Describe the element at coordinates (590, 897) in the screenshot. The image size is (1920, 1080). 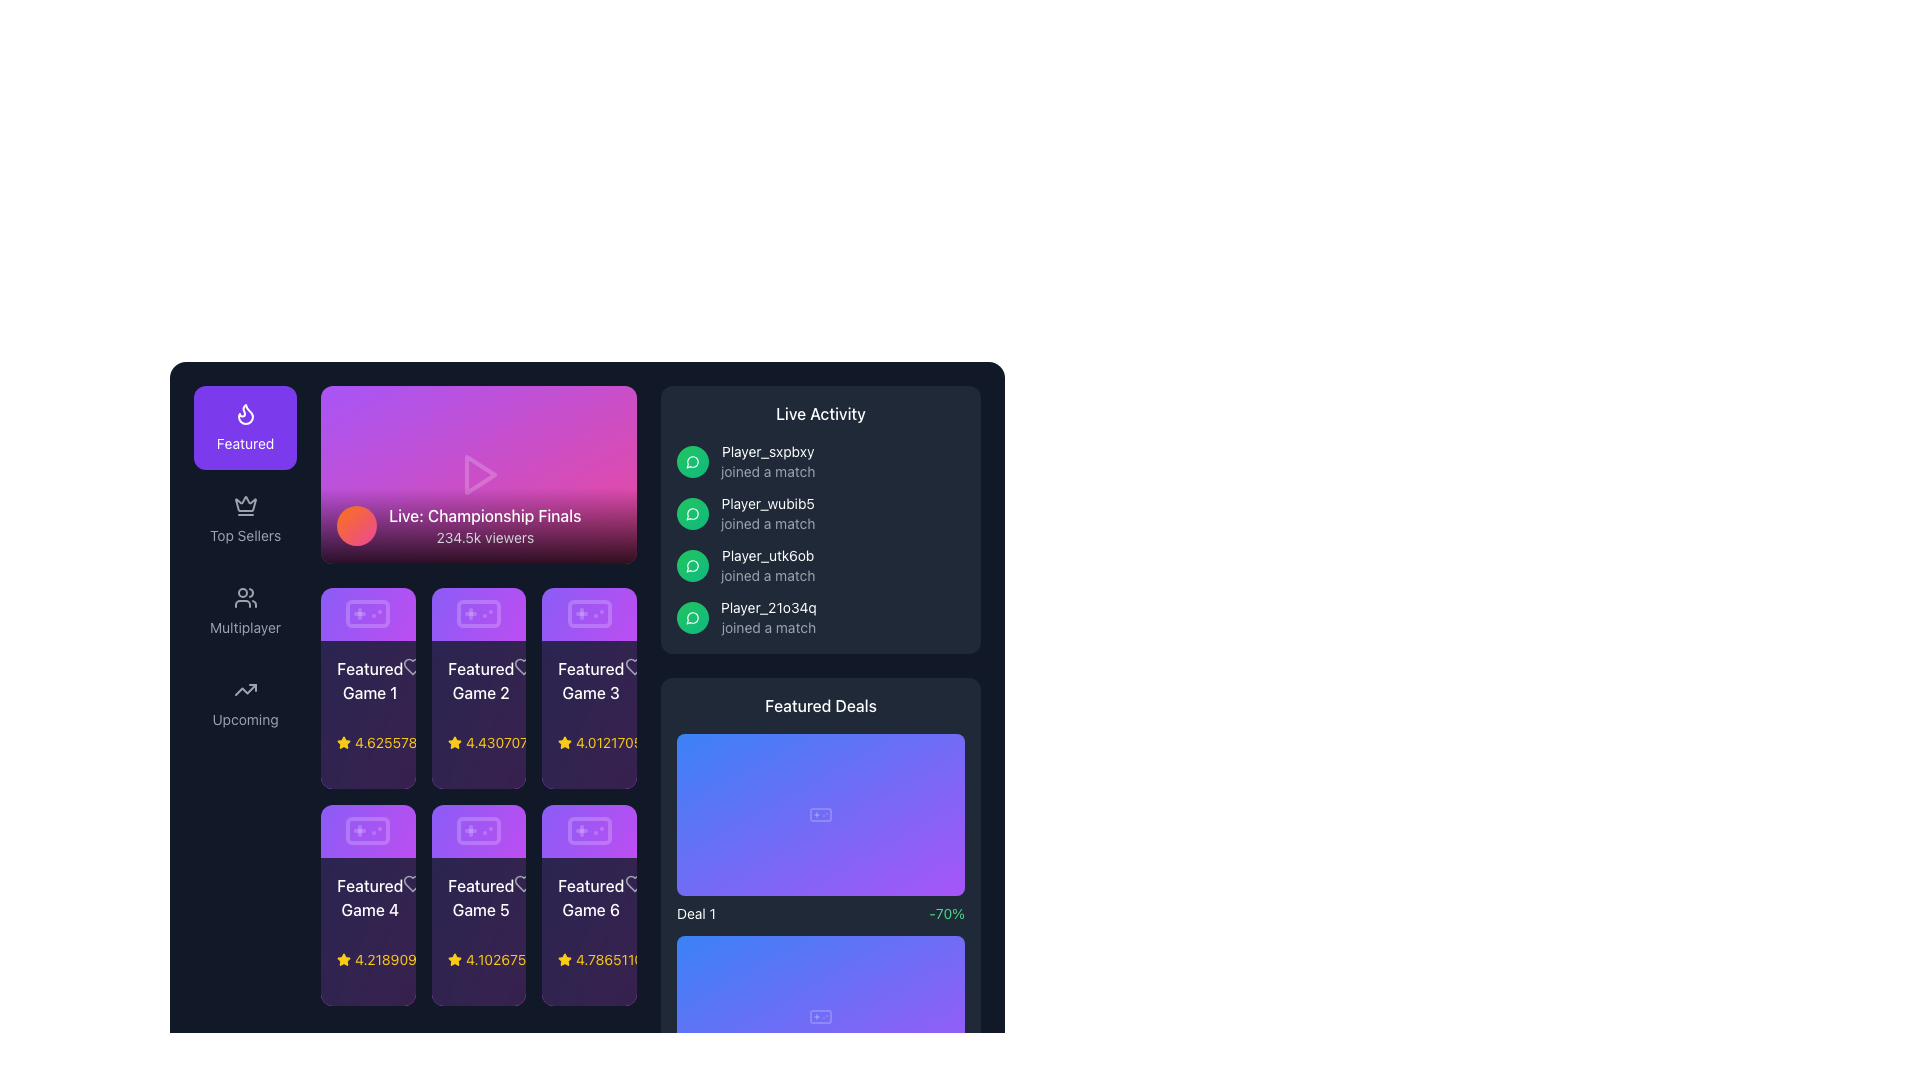
I see `the 'Featured Game 6' label, which is located in the bottom row of a grid of recommended games, specifically positioned at the rightmost end` at that location.